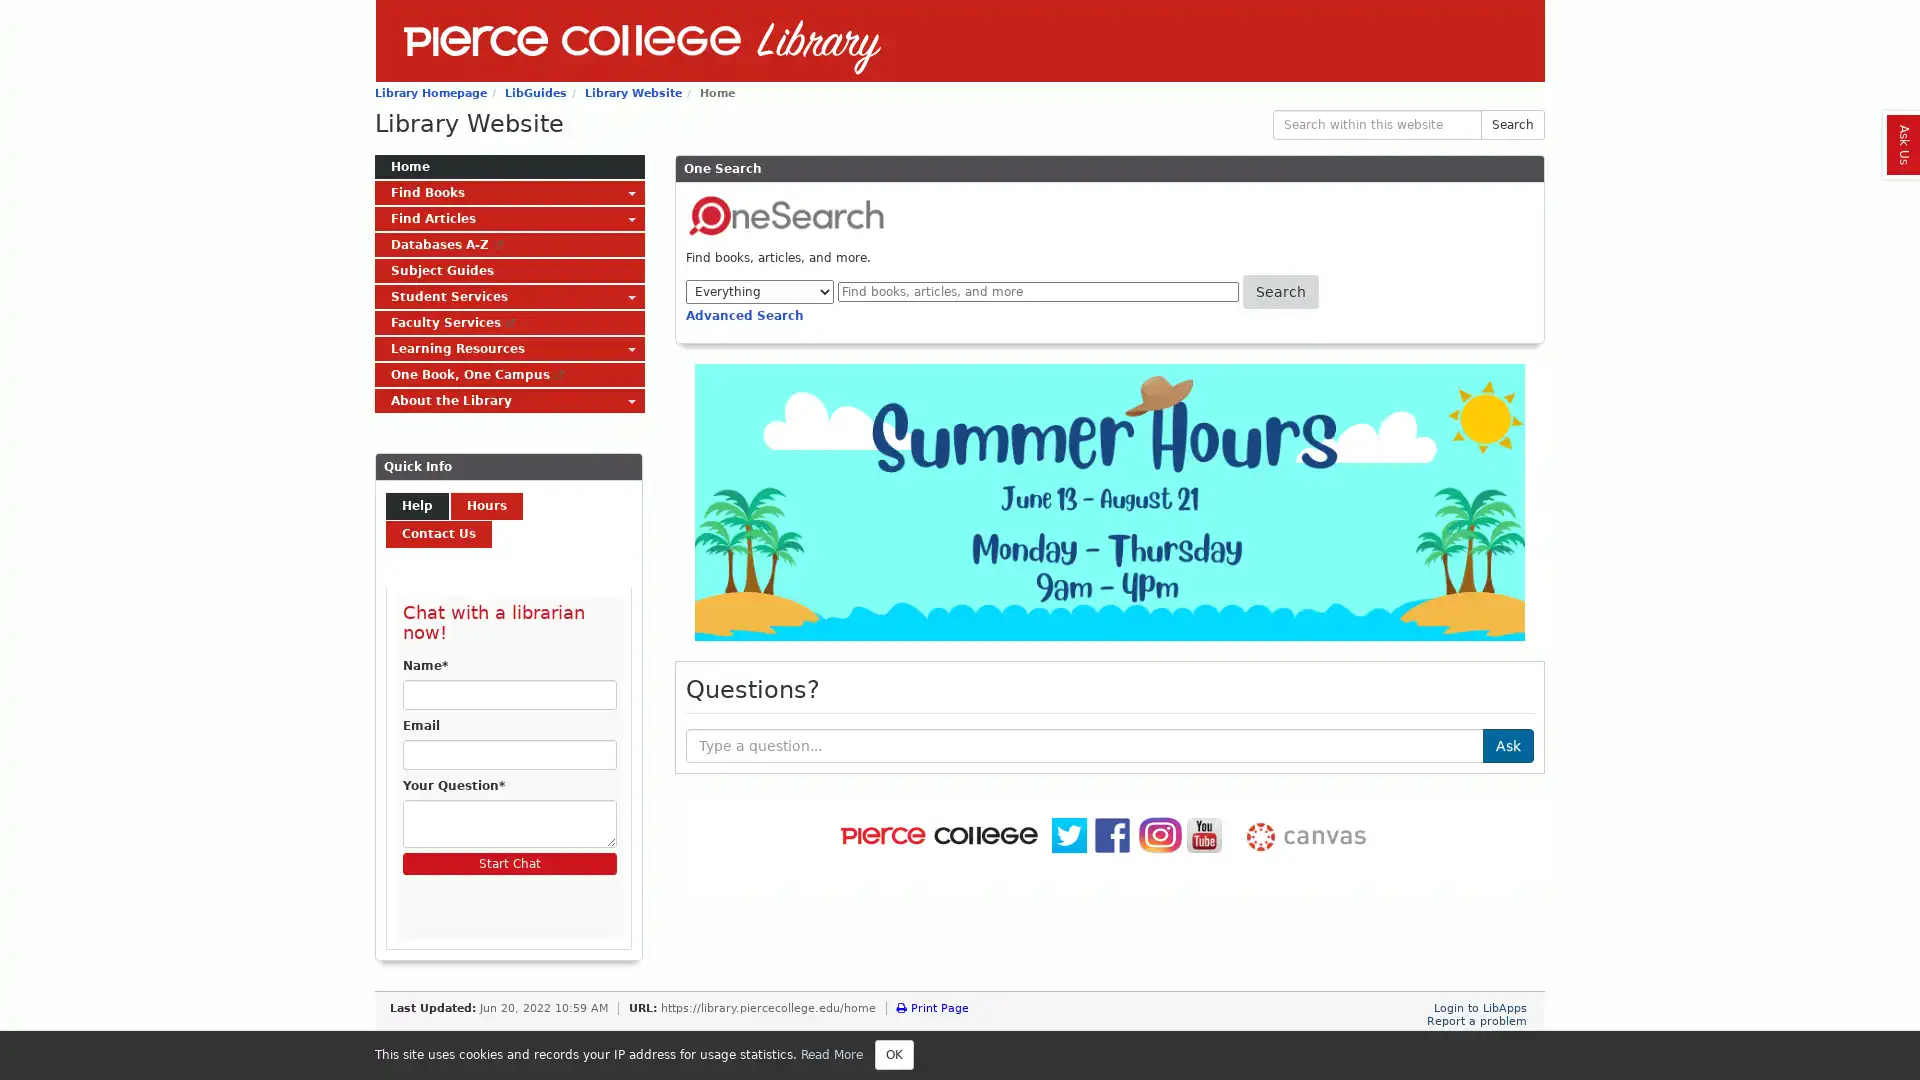  What do you see at coordinates (1508, 744) in the screenshot?
I see `Ask` at bounding box center [1508, 744].